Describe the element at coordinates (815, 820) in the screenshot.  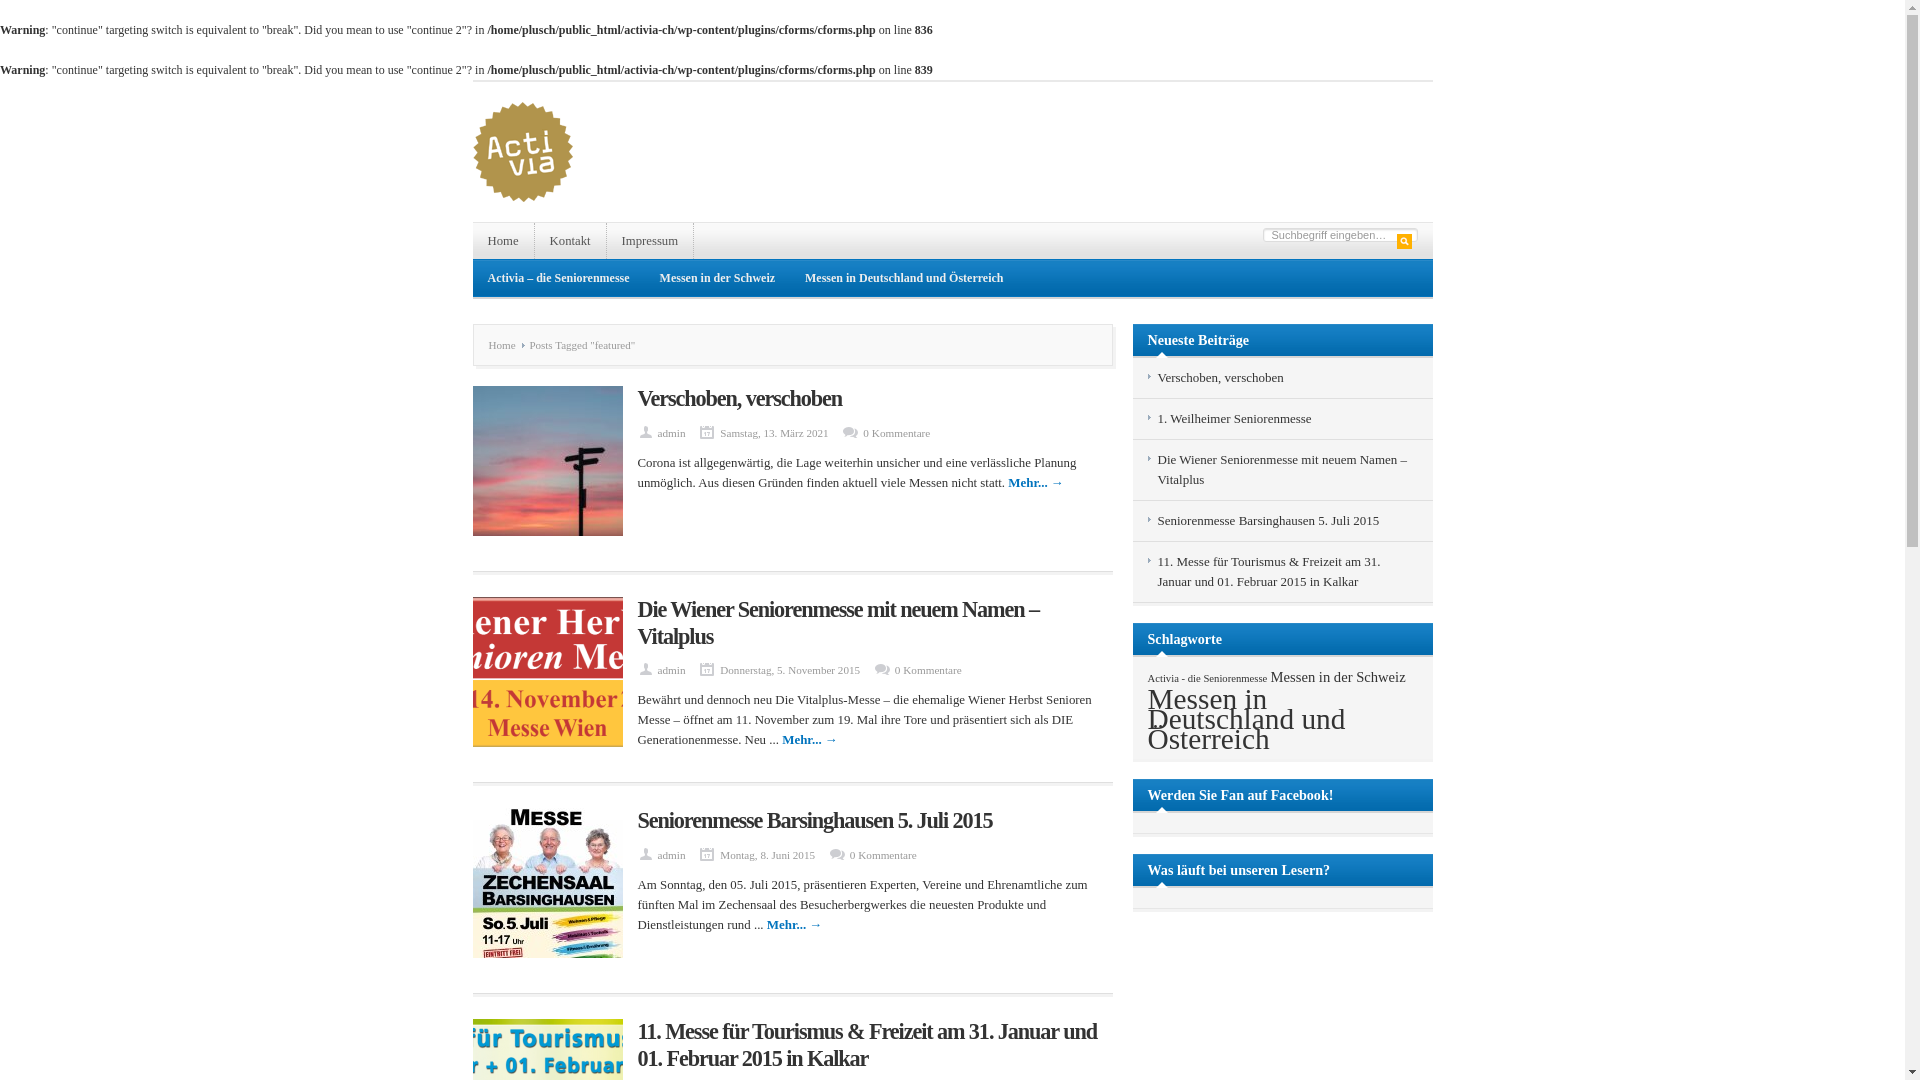
I see `'Seniorenmesse Barsinghausen 5. Juli 2015'` at that location.